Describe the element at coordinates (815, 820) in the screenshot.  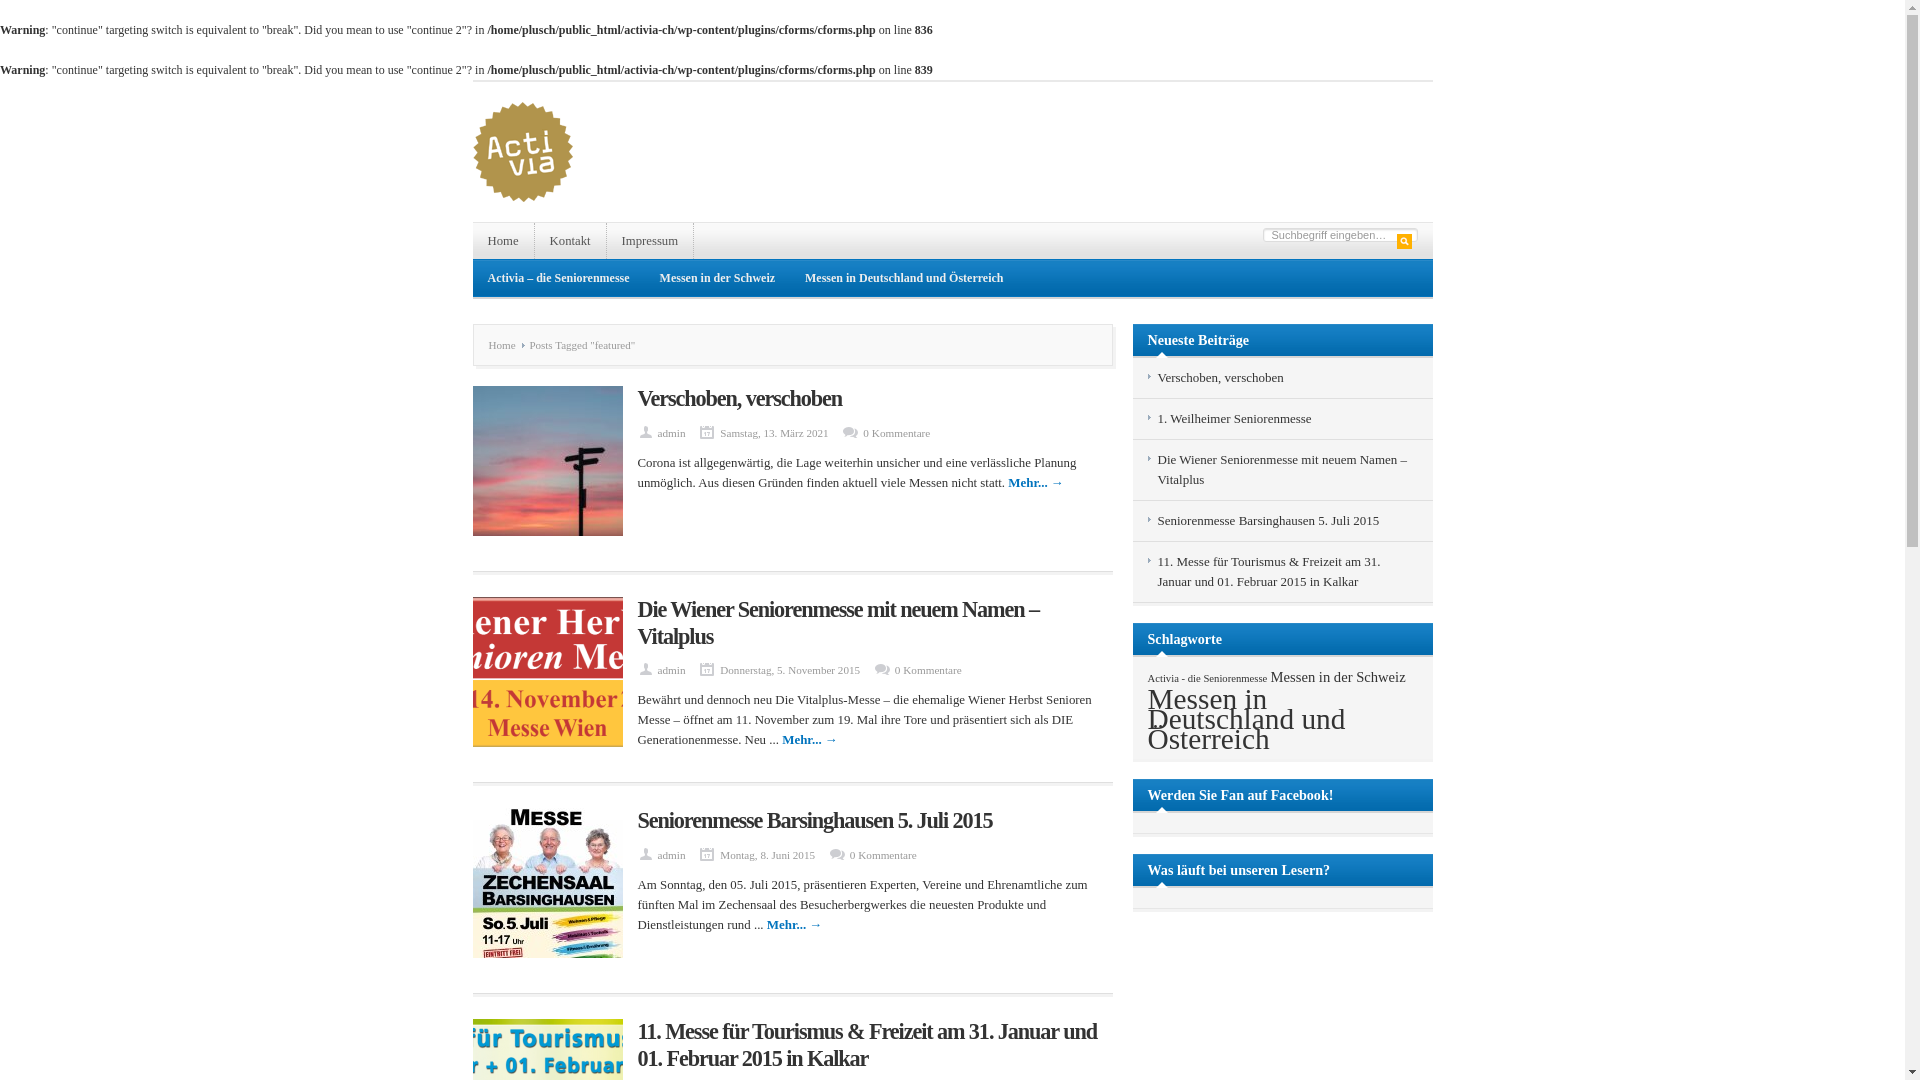
I see `'Seniorenmesse Barsinghausen 5. Juli 2015'` at that location.